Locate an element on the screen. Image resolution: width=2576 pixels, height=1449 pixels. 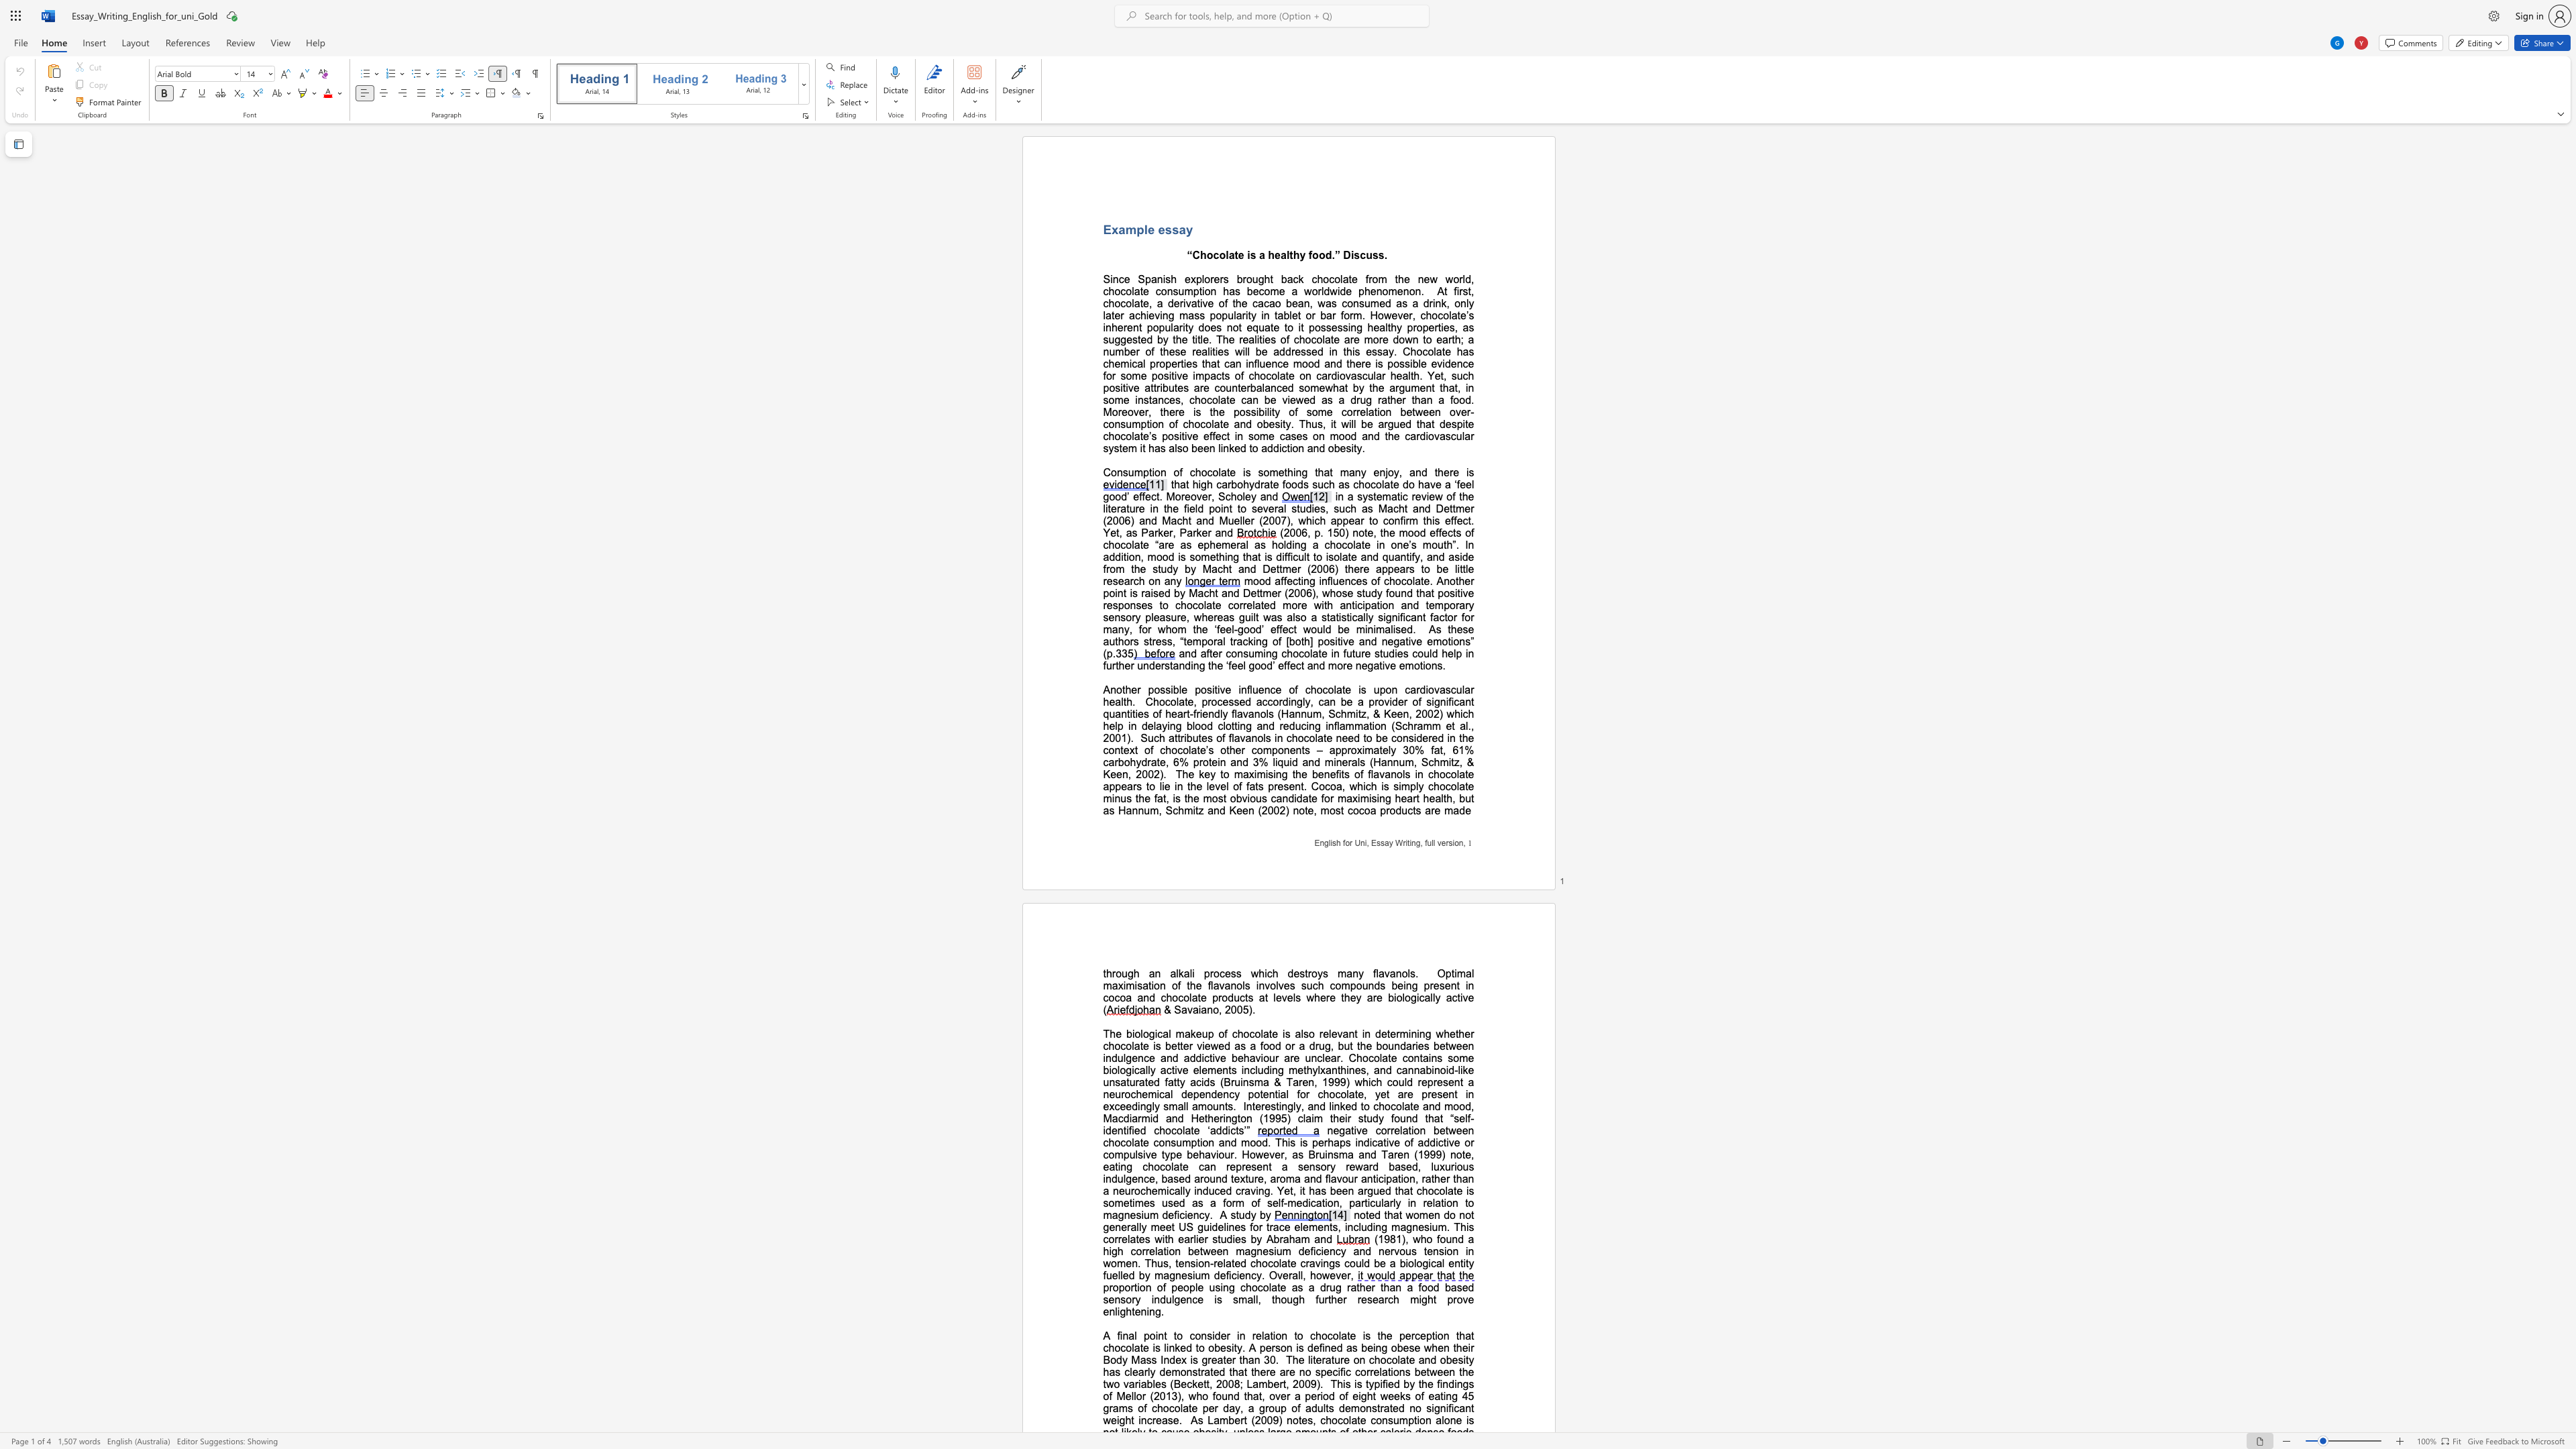
the subset text "that “self-identified chocol" within the text "Interestingly, and linked to chocolate and mood, Macdiarmid and Hetherington (1995) claim their study found that “self-identified chocolate ‘addicts’”" is located at coordinates (1424, 1118).